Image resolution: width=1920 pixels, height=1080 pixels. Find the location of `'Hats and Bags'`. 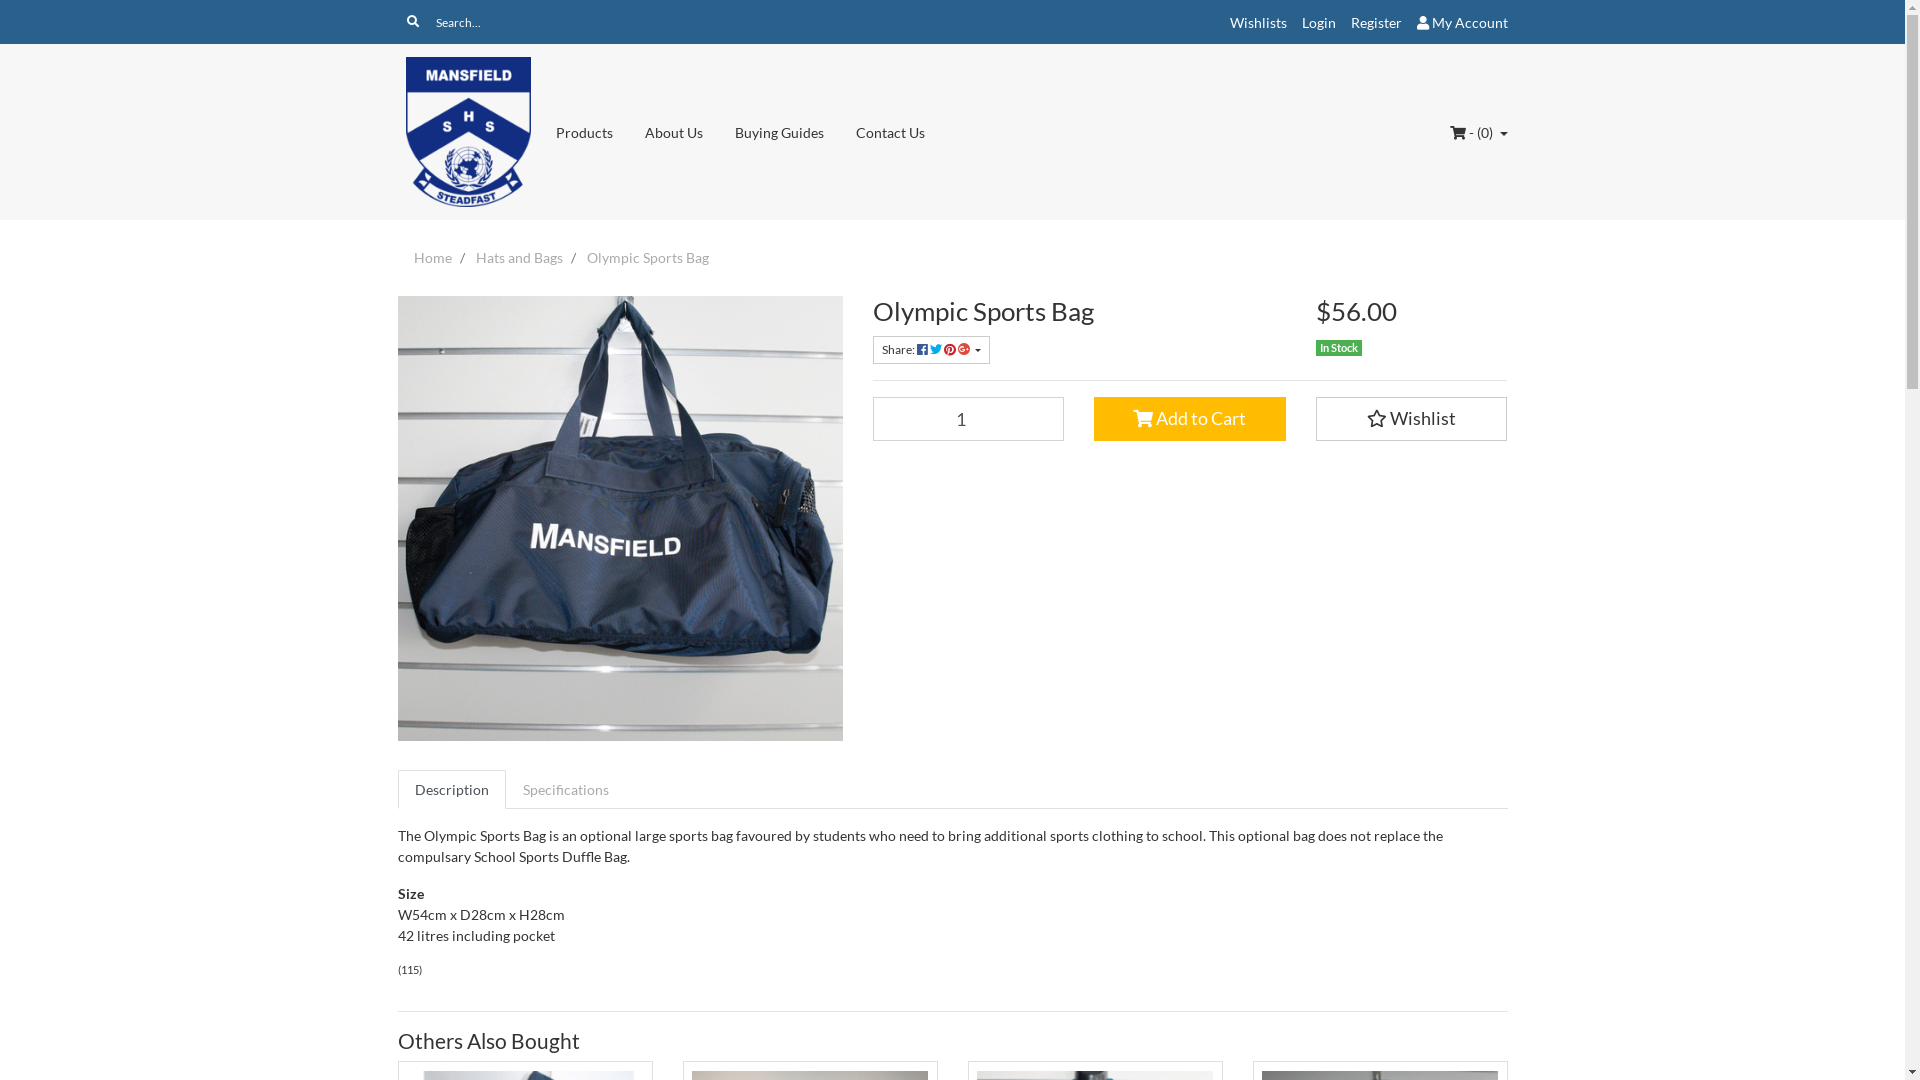

'Hats and Bags' is located at coordinates (519, 256).